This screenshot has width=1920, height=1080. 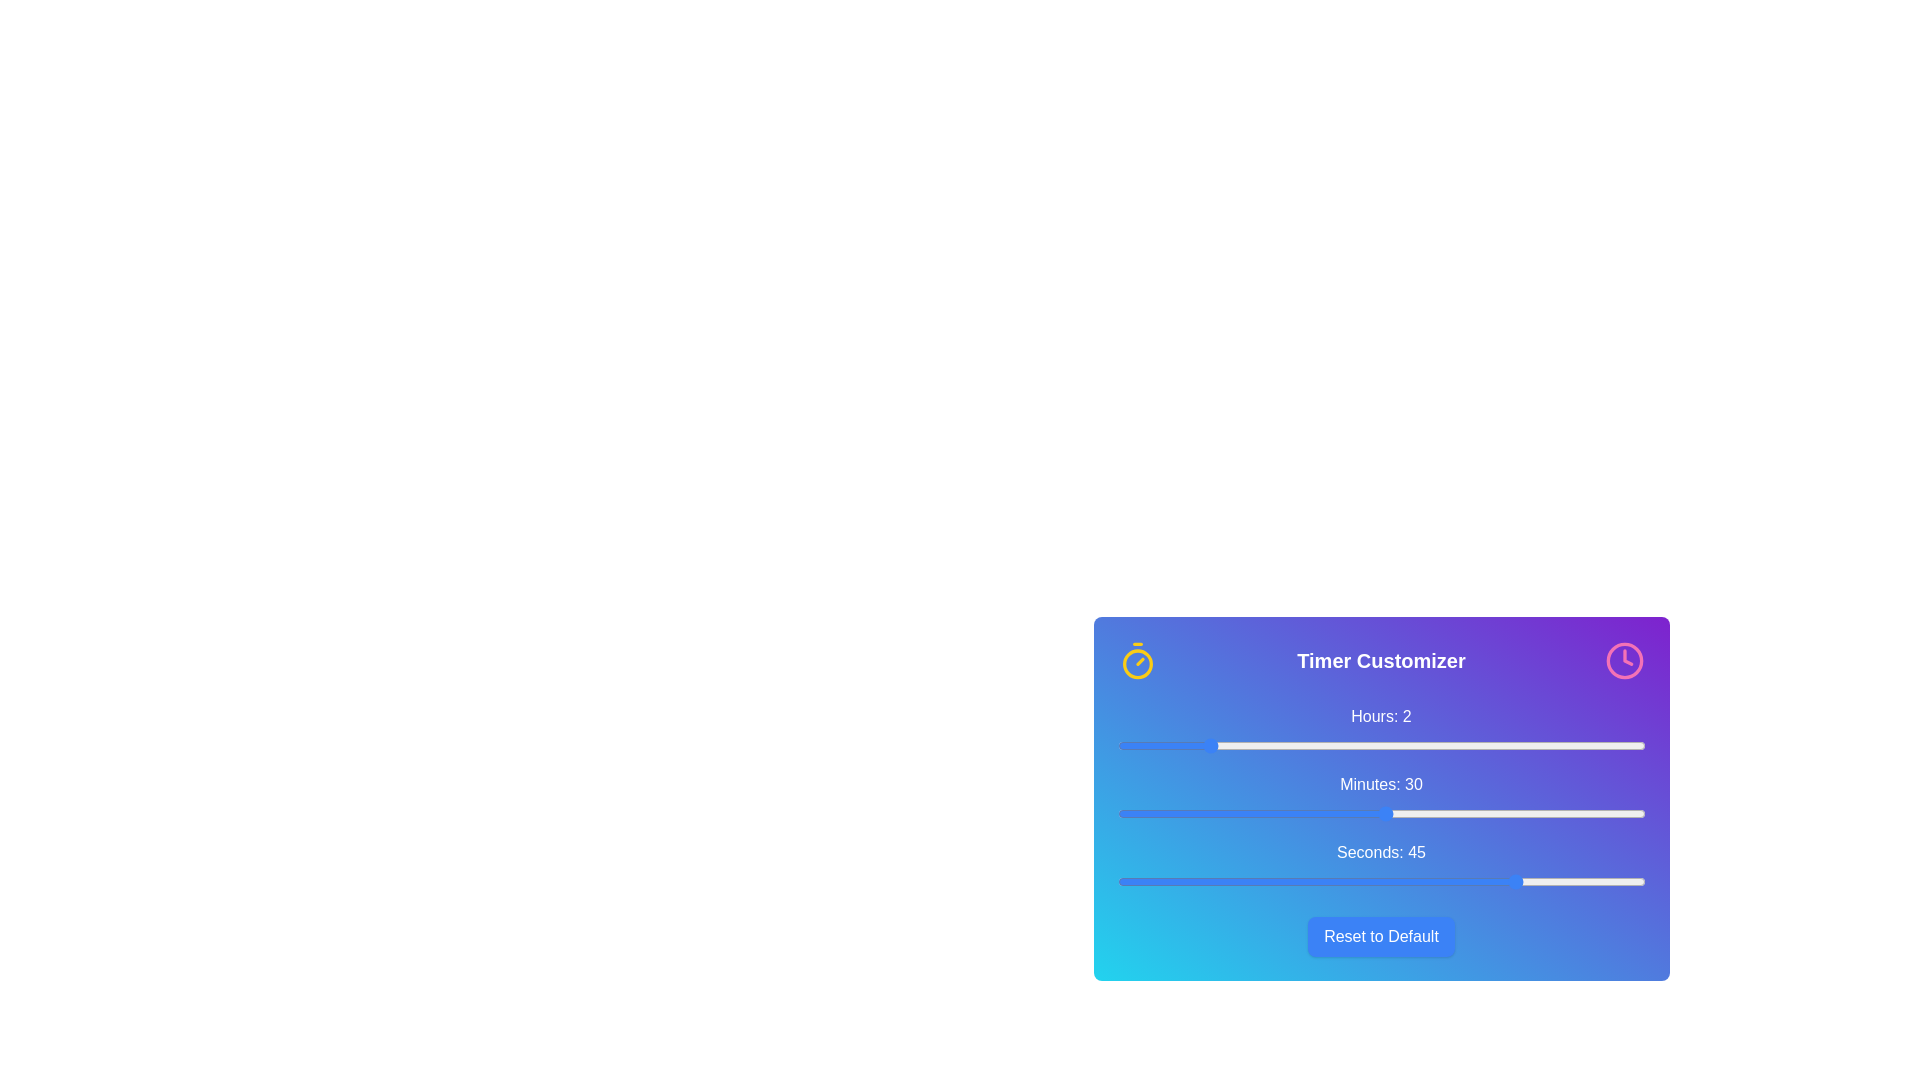 What do you see at coordinates (1556, 745) in the screenshot?
I see `the 'hours' slider to set the hour value to 10` at bounding box center [1556, 745].